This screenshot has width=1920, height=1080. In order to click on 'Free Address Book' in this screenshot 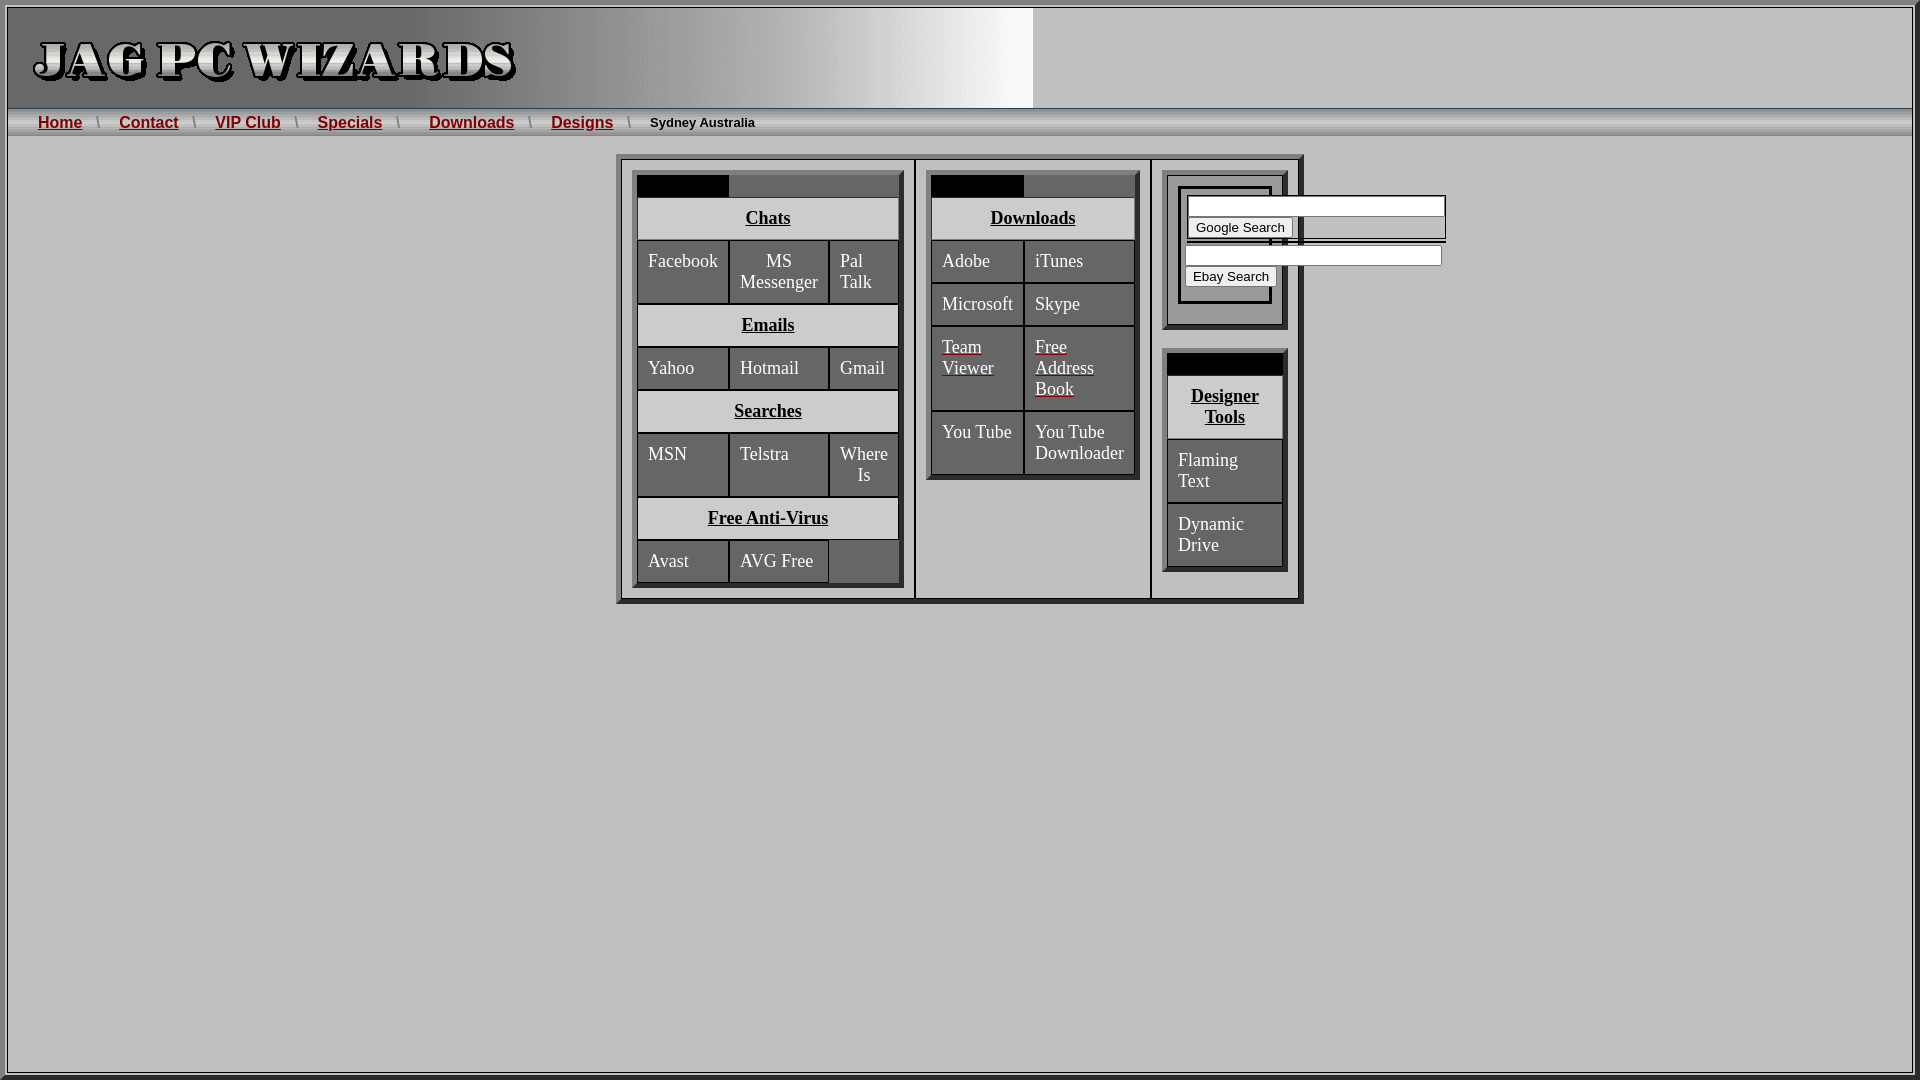, I will do `click(1063, 368)`.